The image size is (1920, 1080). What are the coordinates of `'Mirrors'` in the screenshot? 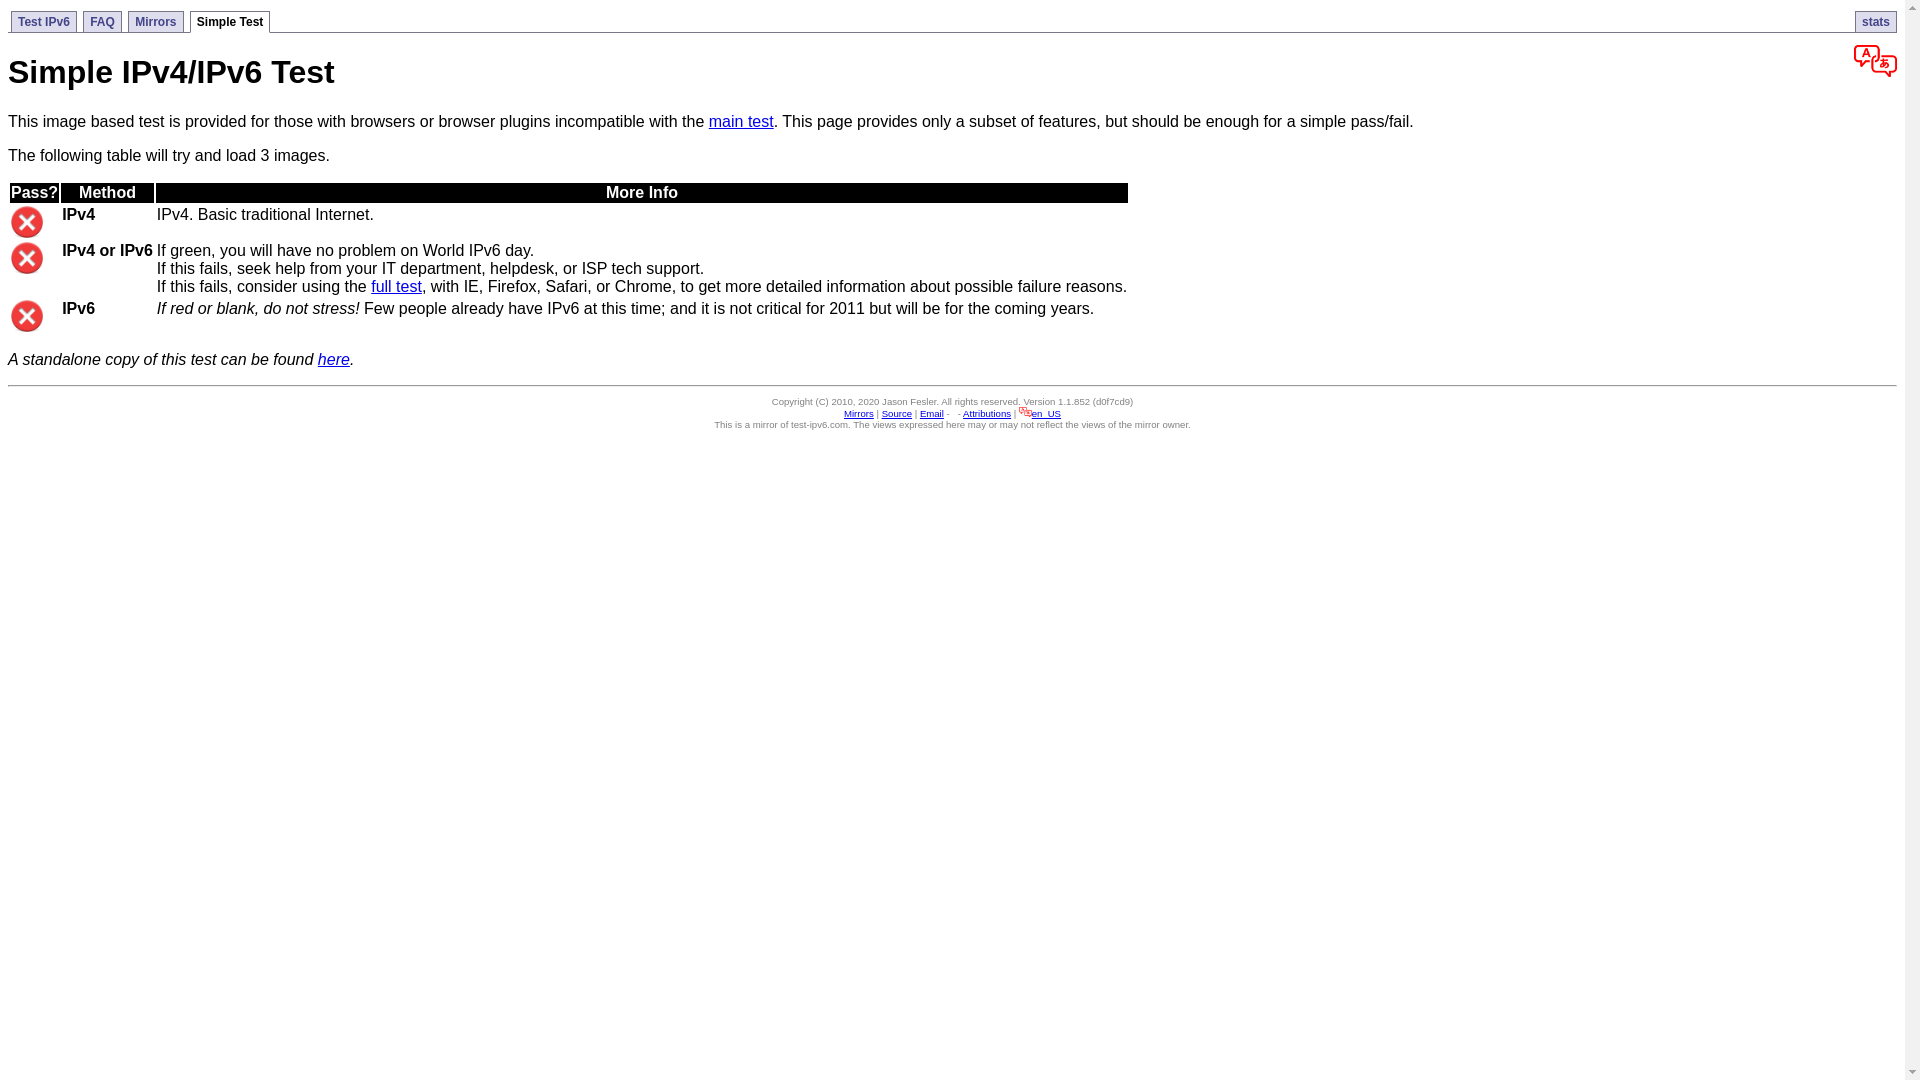 It's located at (844, 412).